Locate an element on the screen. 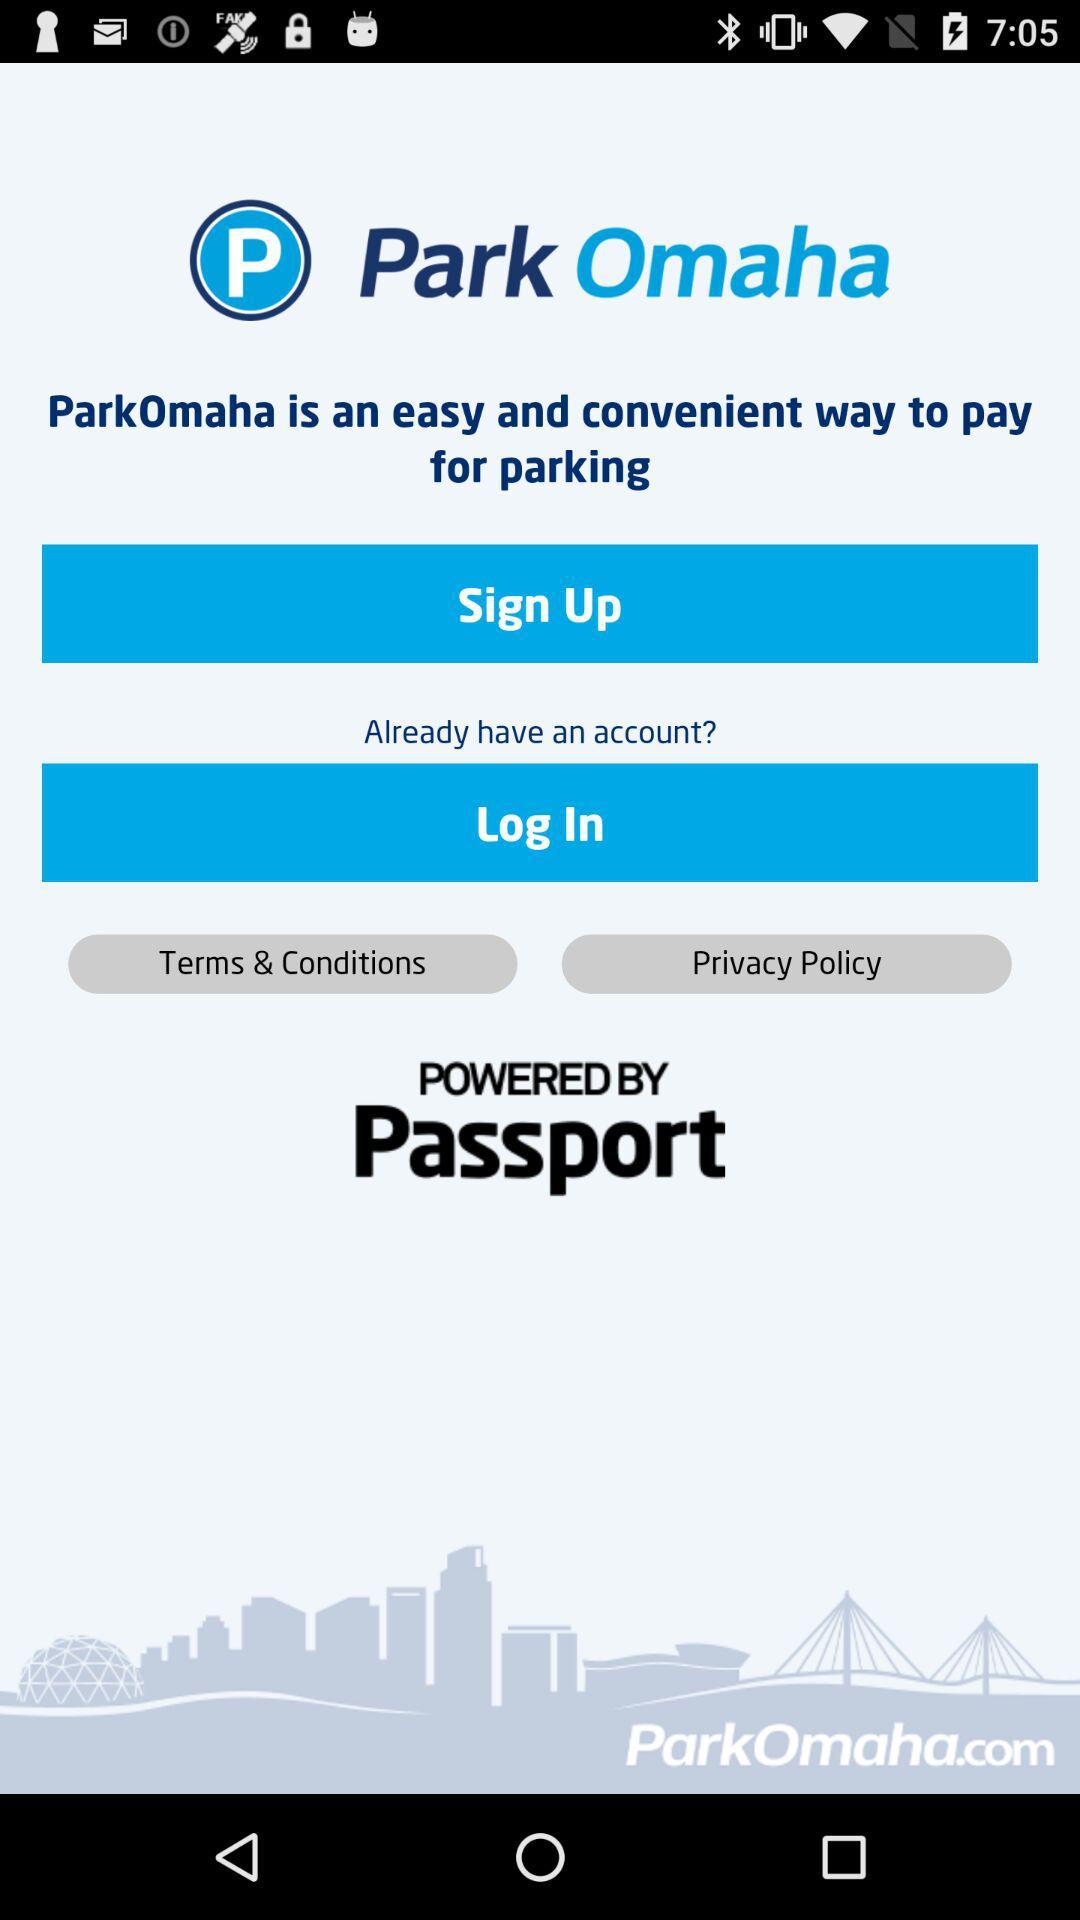  button below log in icon is located at coordinates (785, 964).